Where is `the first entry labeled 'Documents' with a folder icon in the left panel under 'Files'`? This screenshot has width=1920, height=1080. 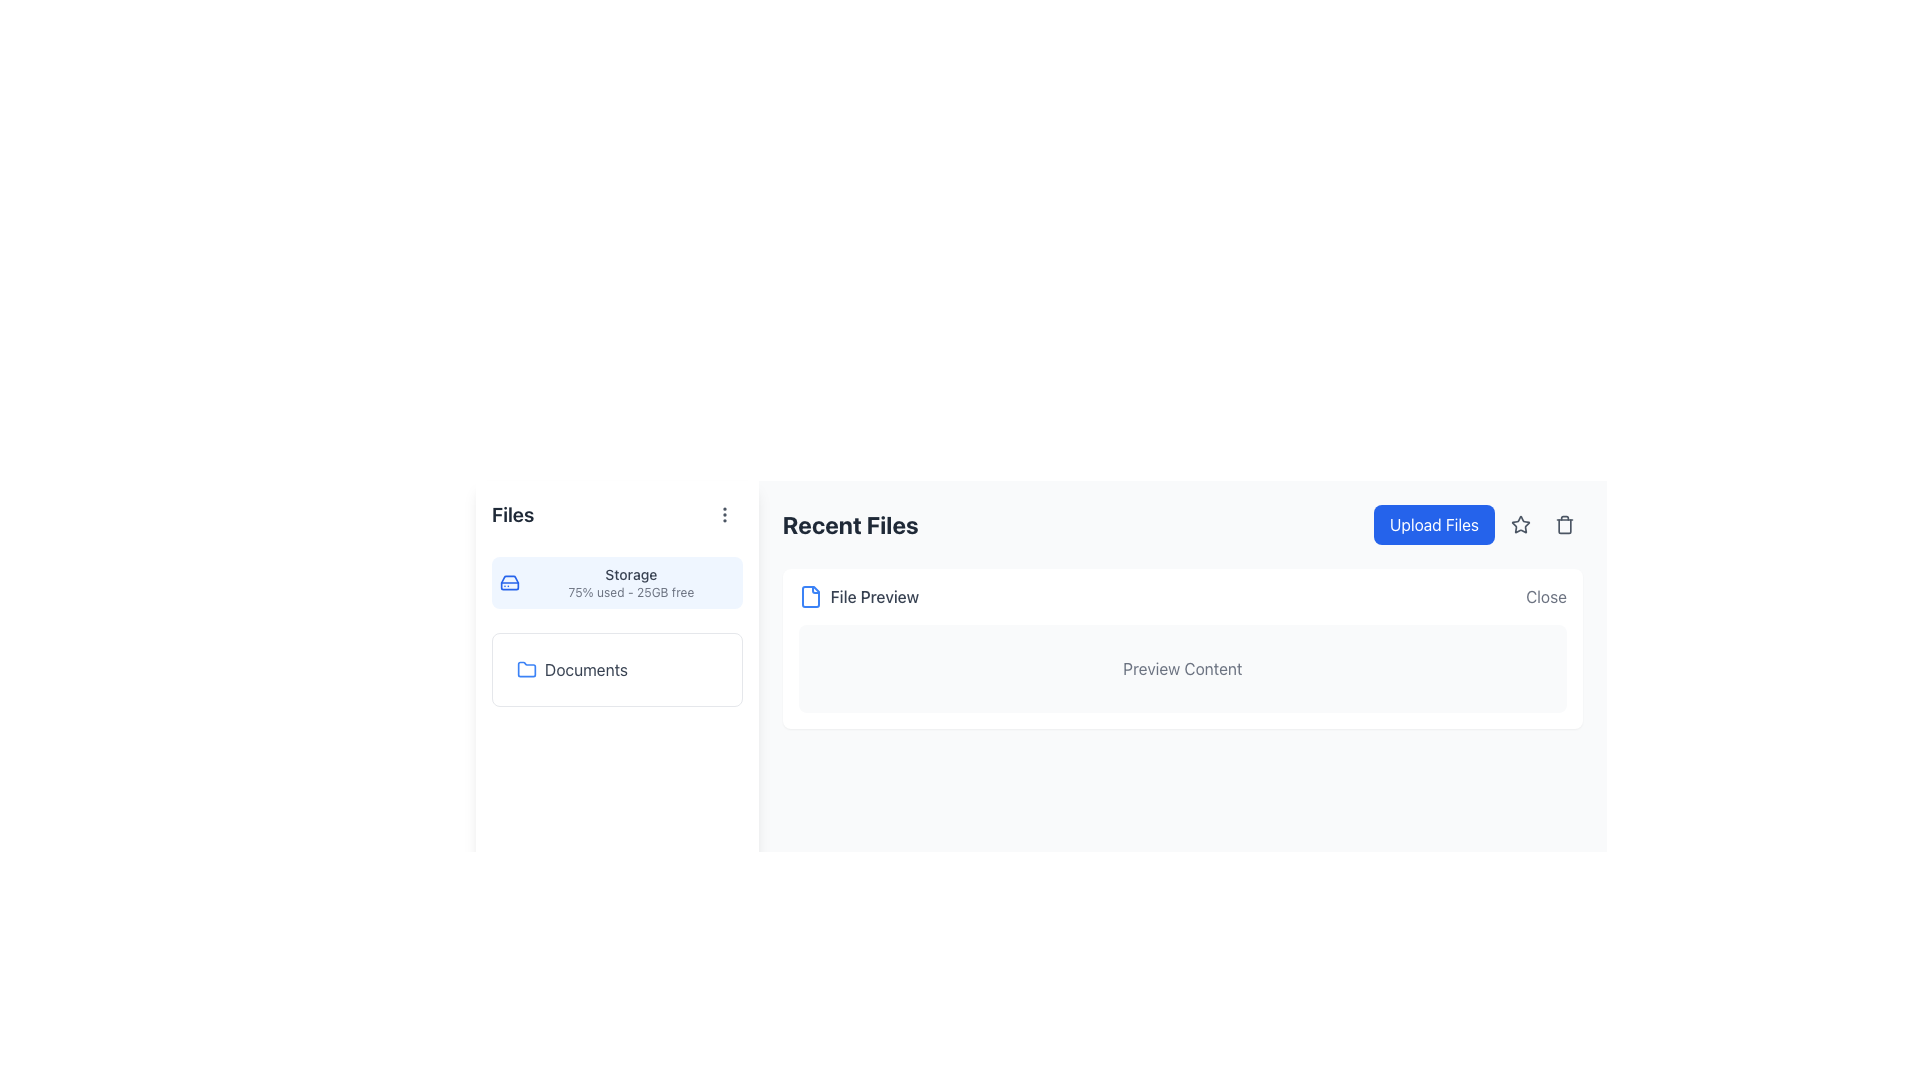
the first entry labeled 'Documents' with a folder icon in the left panel under 'Files' is located at coordinates (616, 670).